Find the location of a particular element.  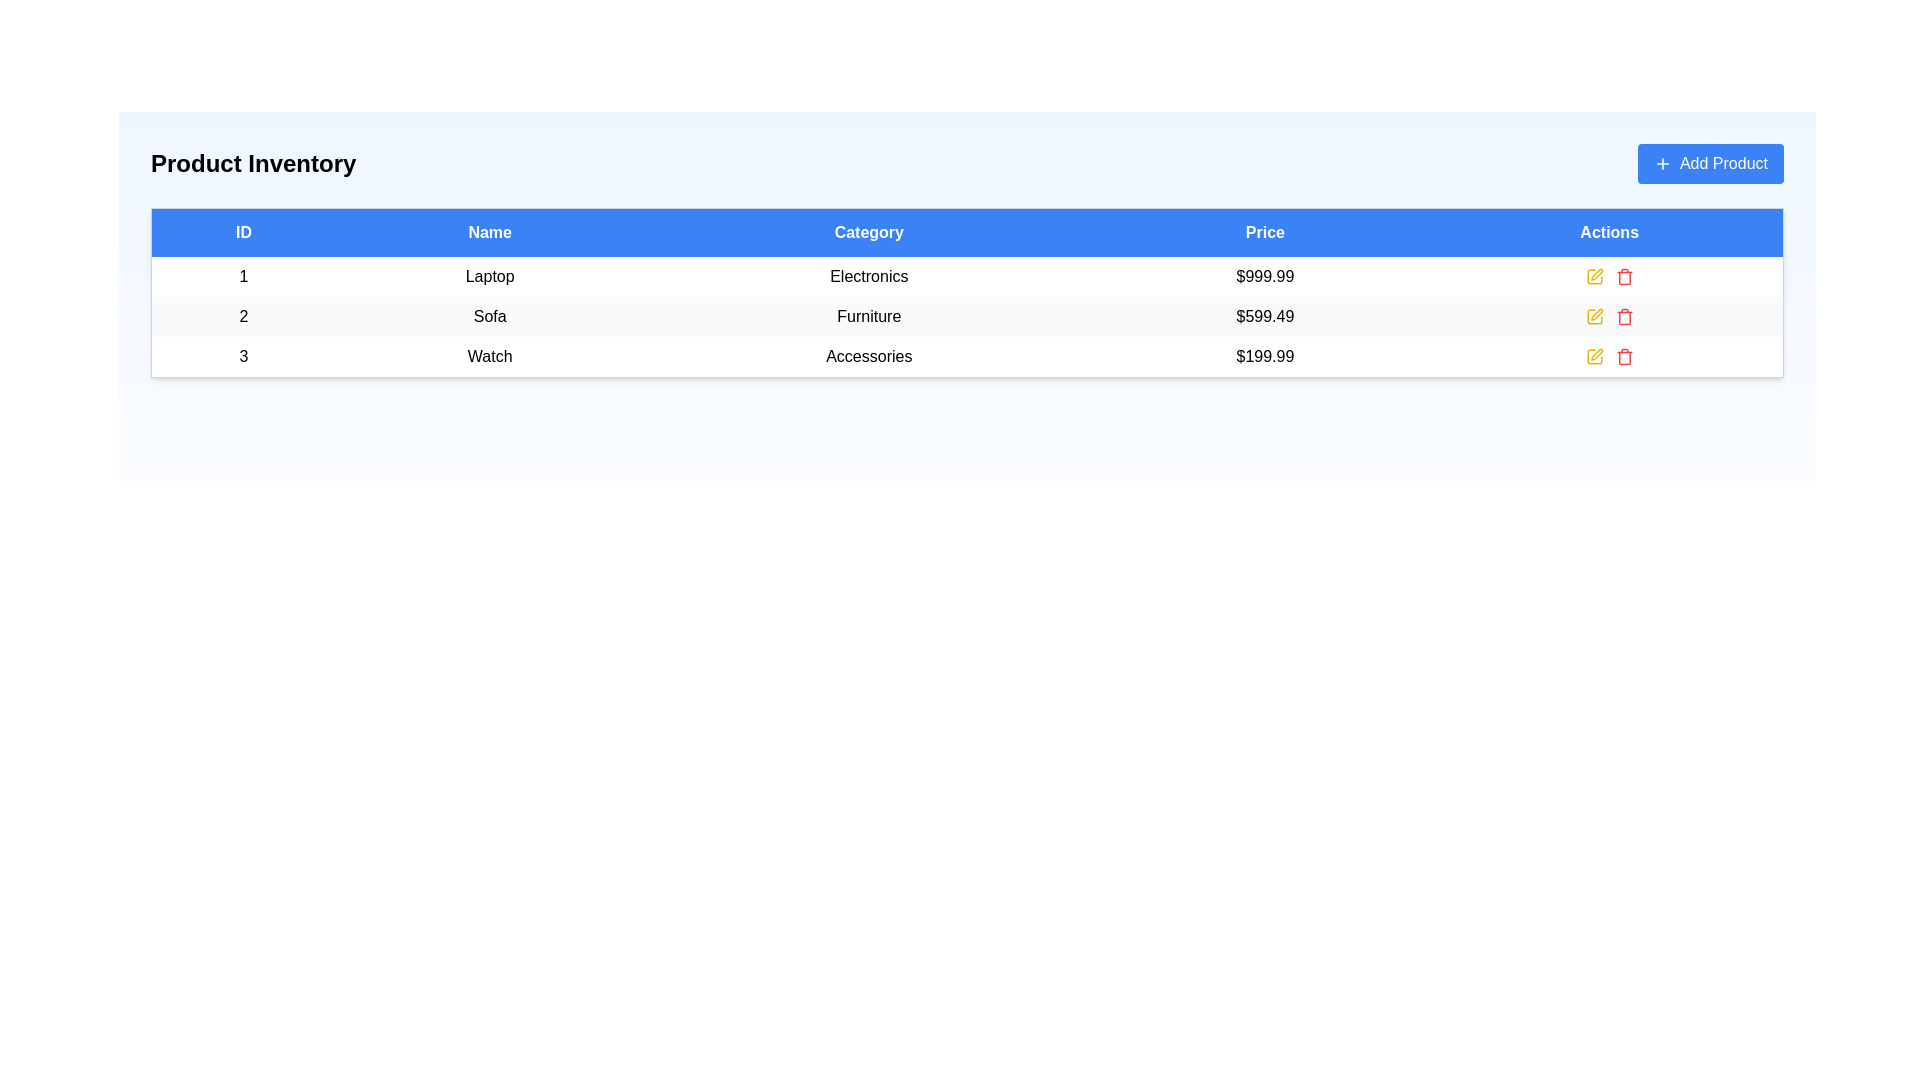

the text element displaying 'Laptop', which is centered in the second column under the 'Name' header in the first row of the table is located at coordinates (490, 277).